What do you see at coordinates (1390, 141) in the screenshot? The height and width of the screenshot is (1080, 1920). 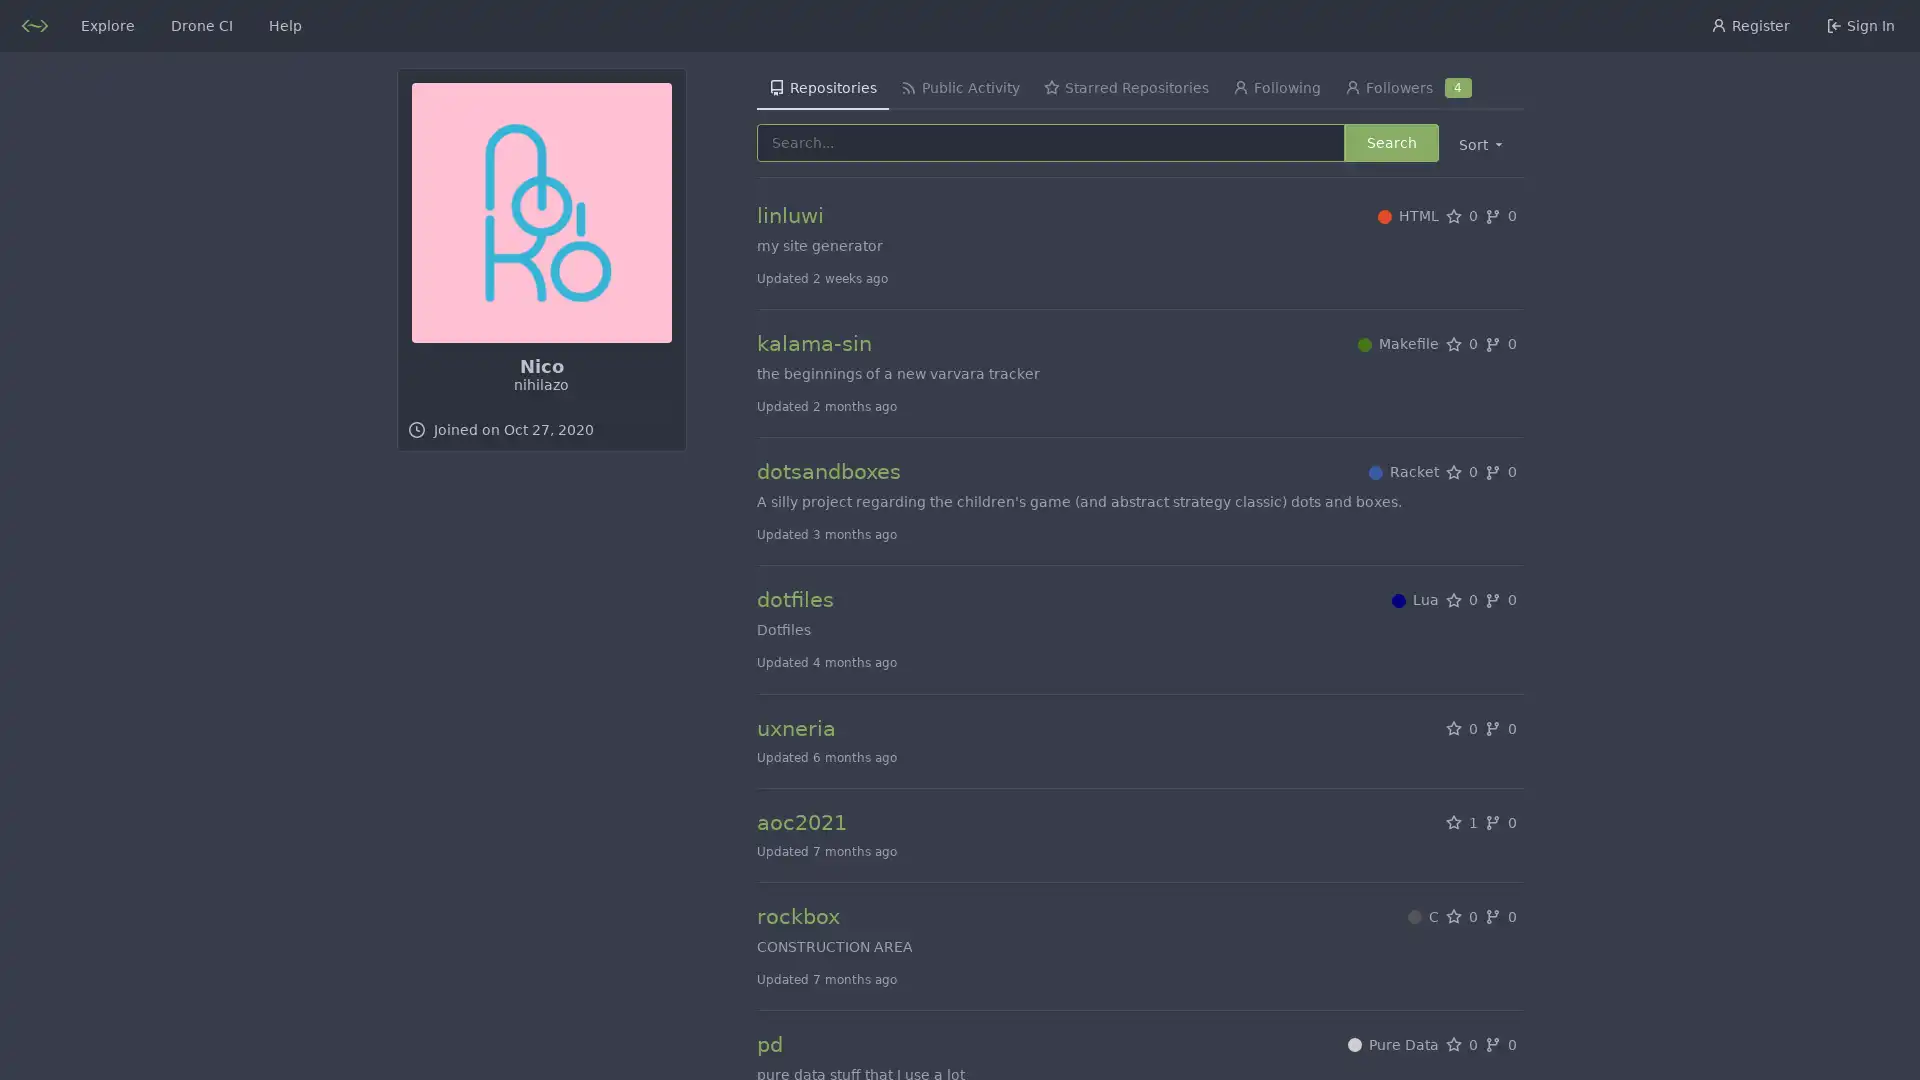 I see `Search` at bounding box center [1390, 141].